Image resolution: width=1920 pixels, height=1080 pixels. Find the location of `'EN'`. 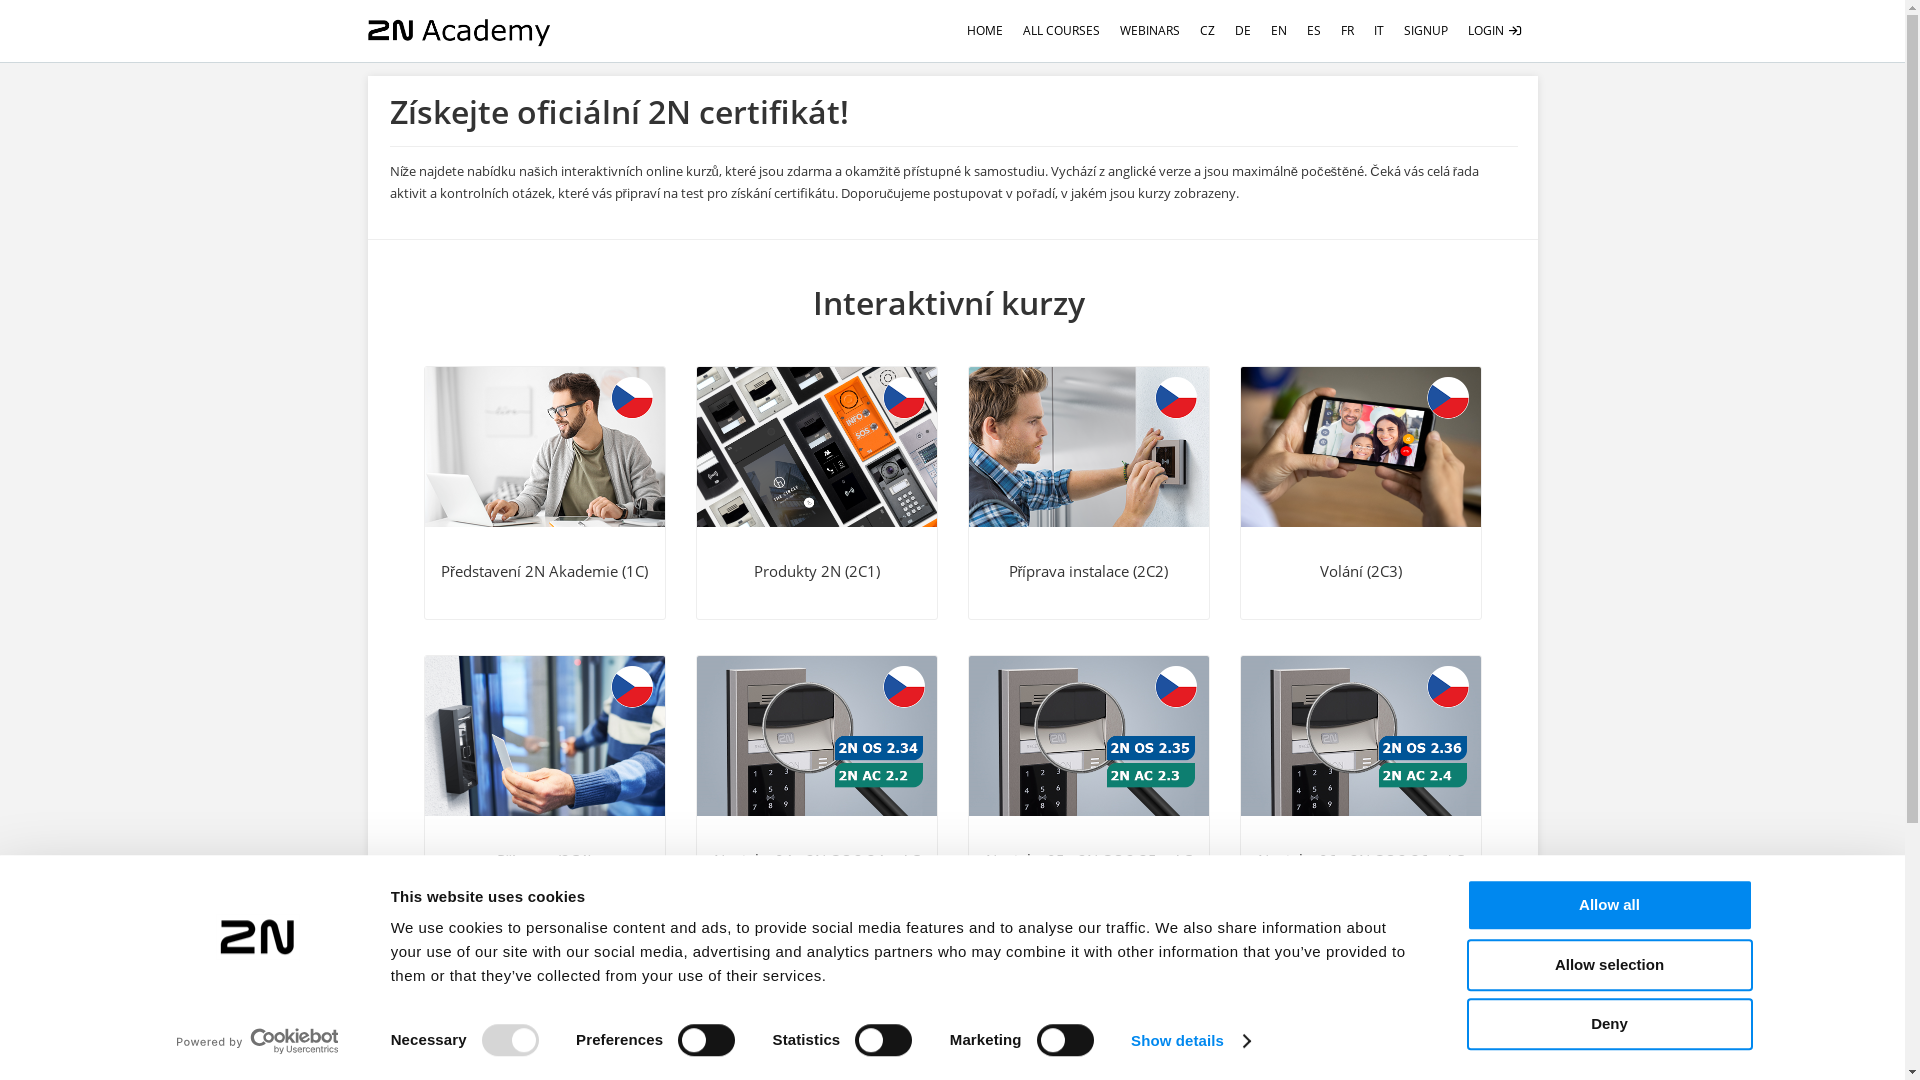

'EN' is located at coordinates (1277, 30).